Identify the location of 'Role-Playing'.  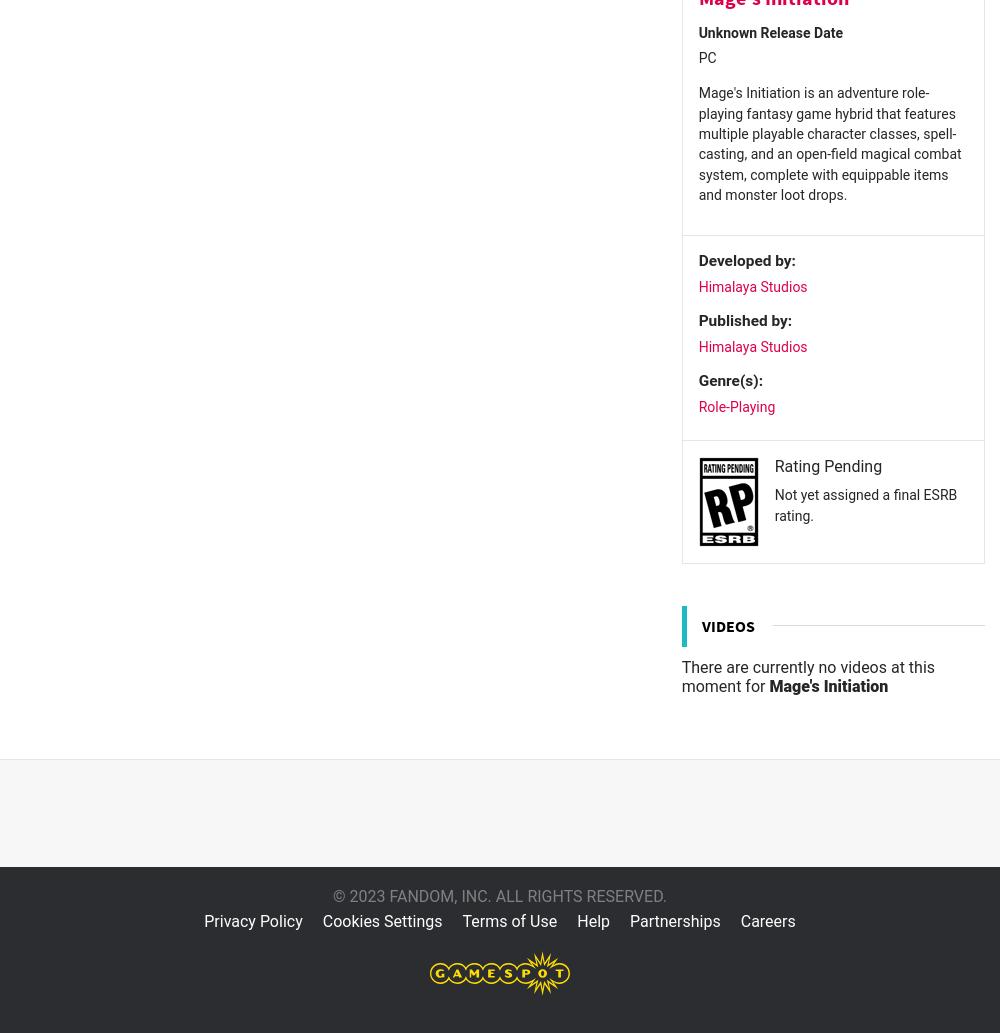
(735, 405).